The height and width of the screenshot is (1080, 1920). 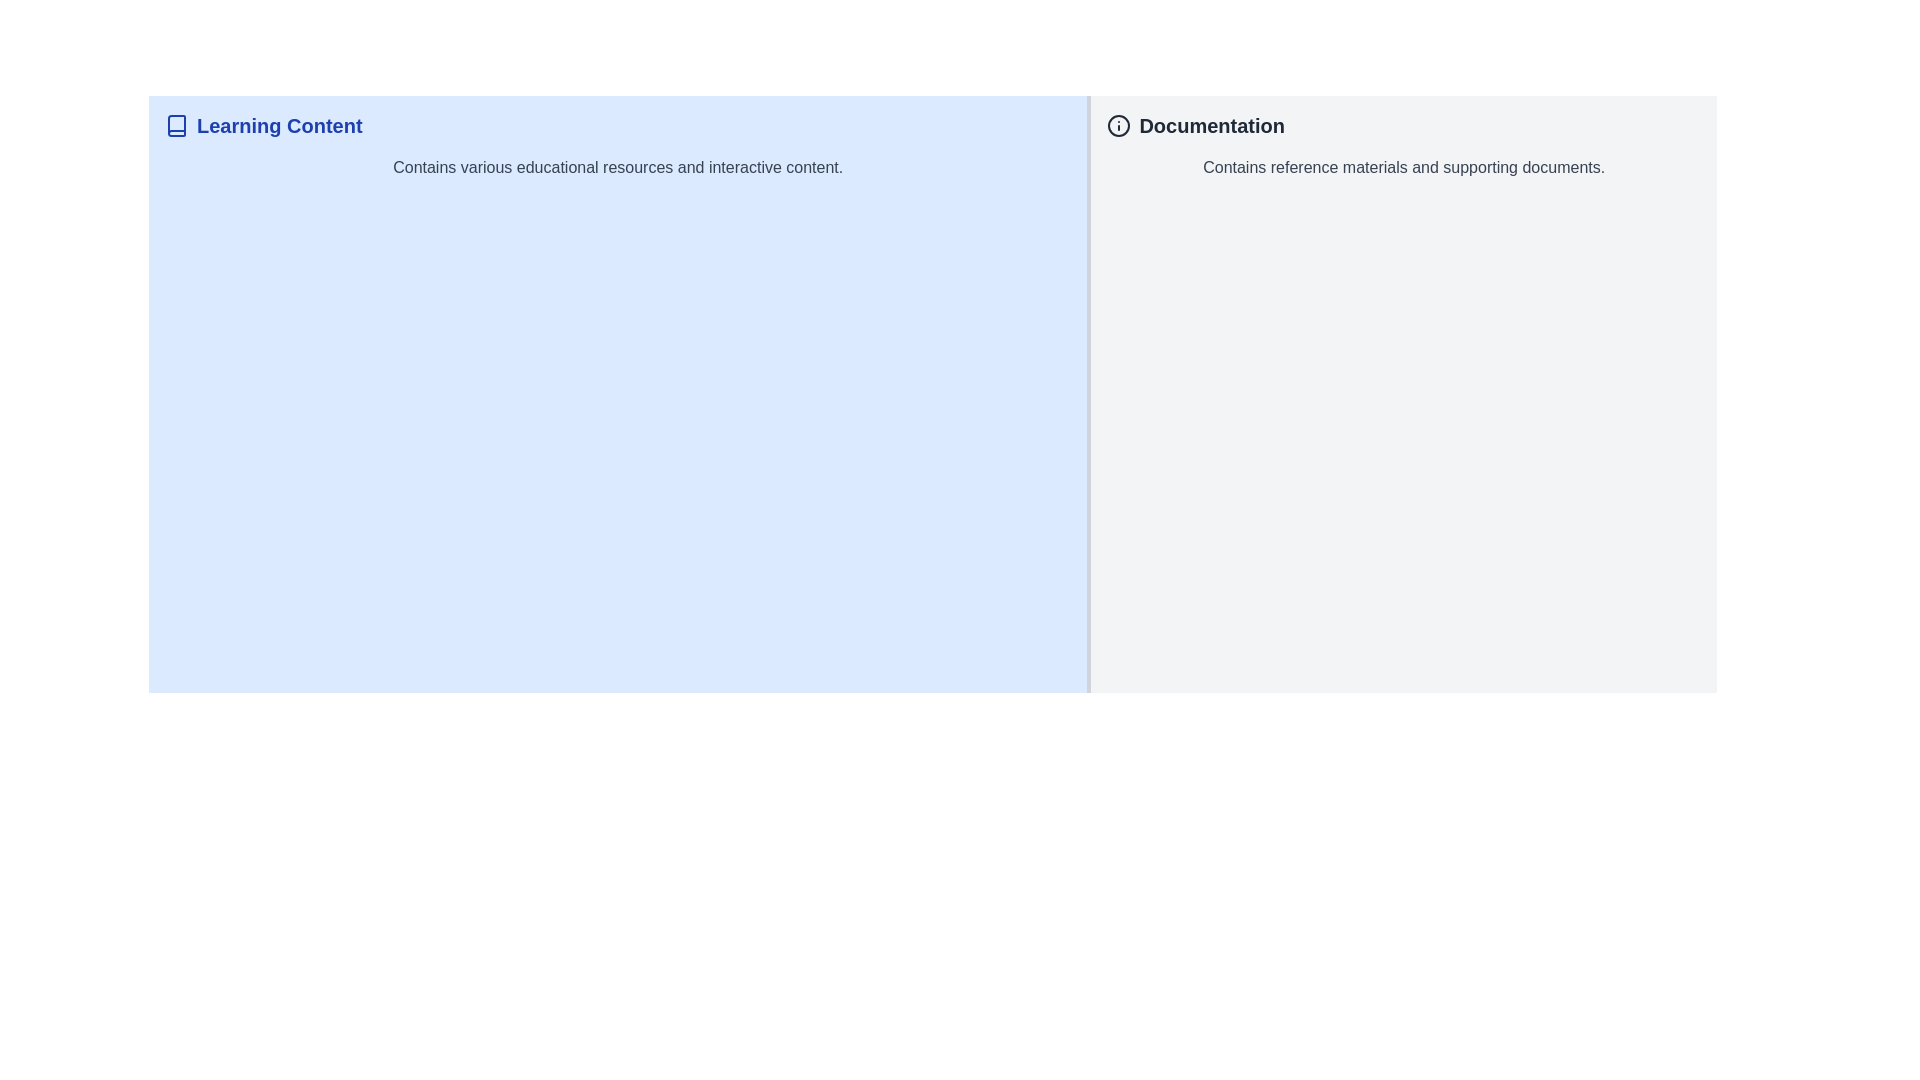 What do you see at coordinates (177, 126) in the screenshot?
I see `the 'Learning Content' icon located at the top-left corner of the left column adjacent to the text label` at bounding box center [177, 126].